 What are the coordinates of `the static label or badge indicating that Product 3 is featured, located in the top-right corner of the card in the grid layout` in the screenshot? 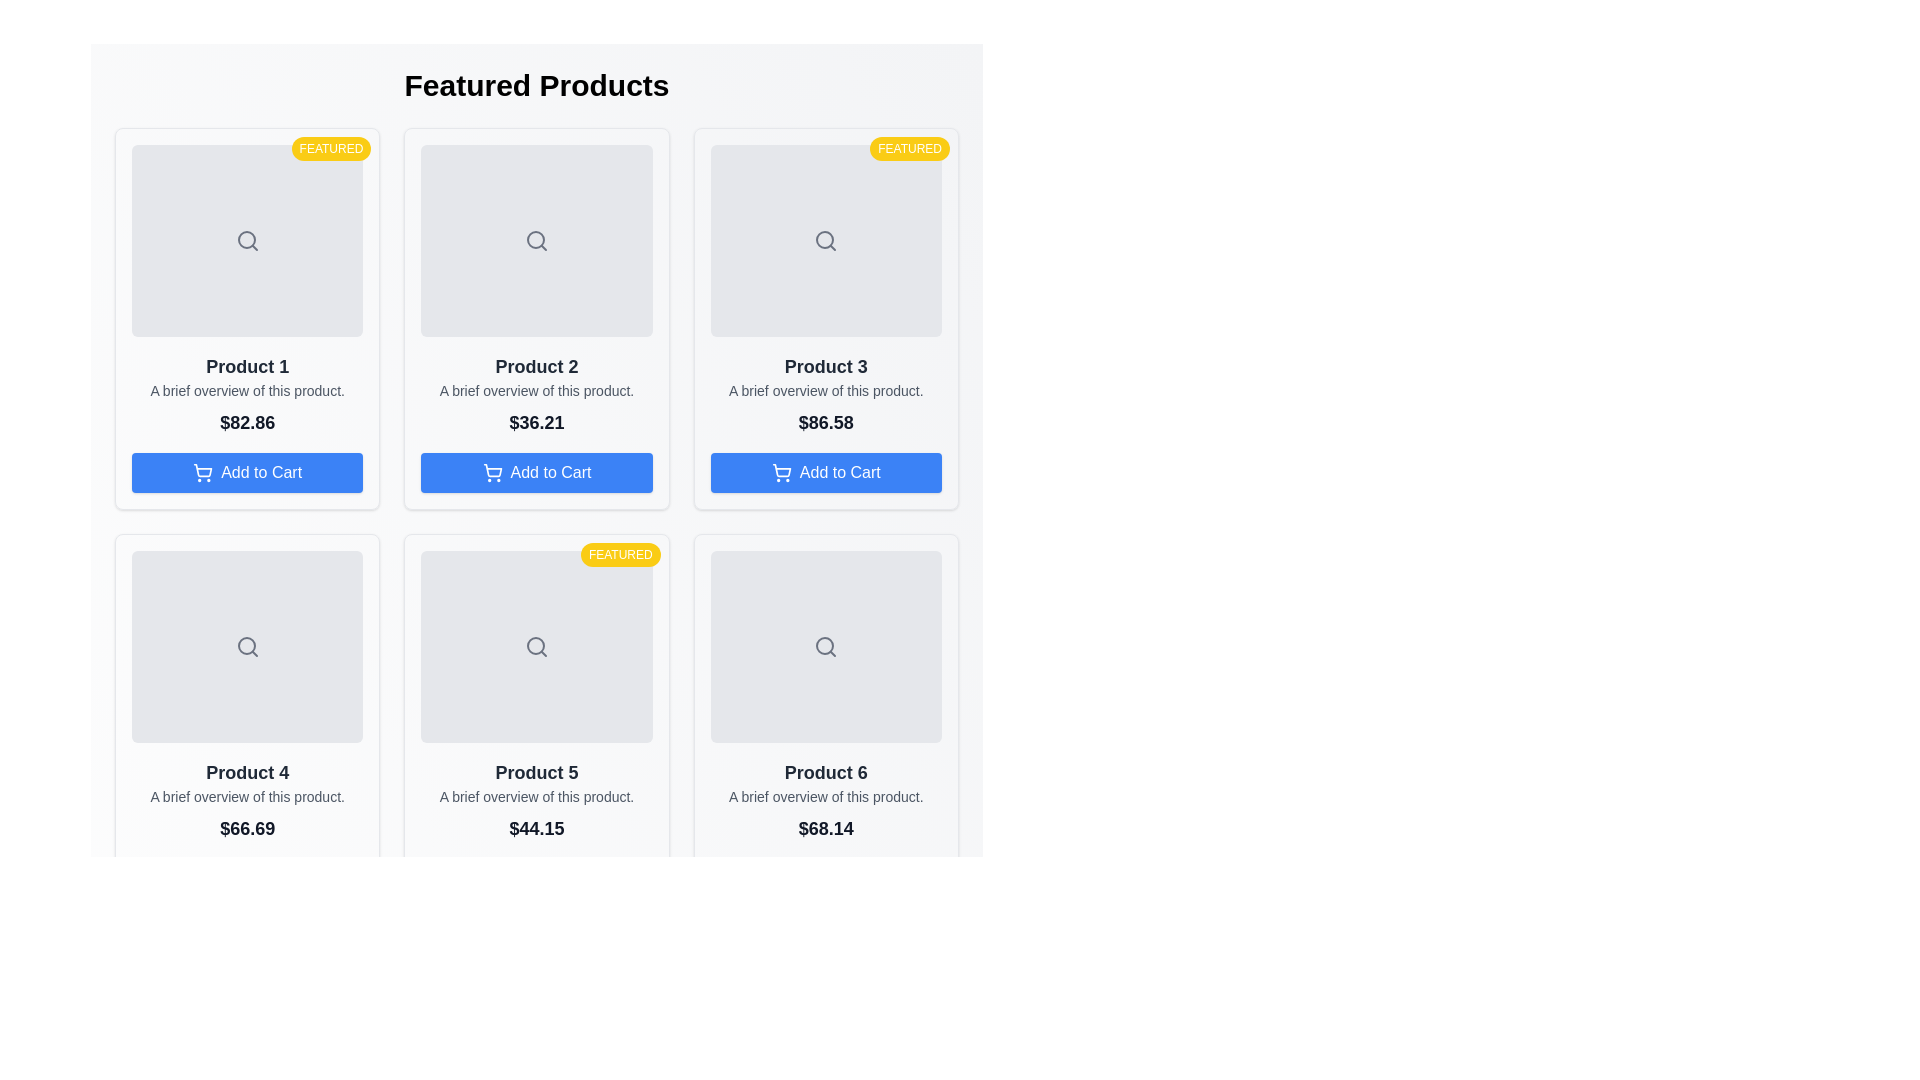 It's located at (909, 148).